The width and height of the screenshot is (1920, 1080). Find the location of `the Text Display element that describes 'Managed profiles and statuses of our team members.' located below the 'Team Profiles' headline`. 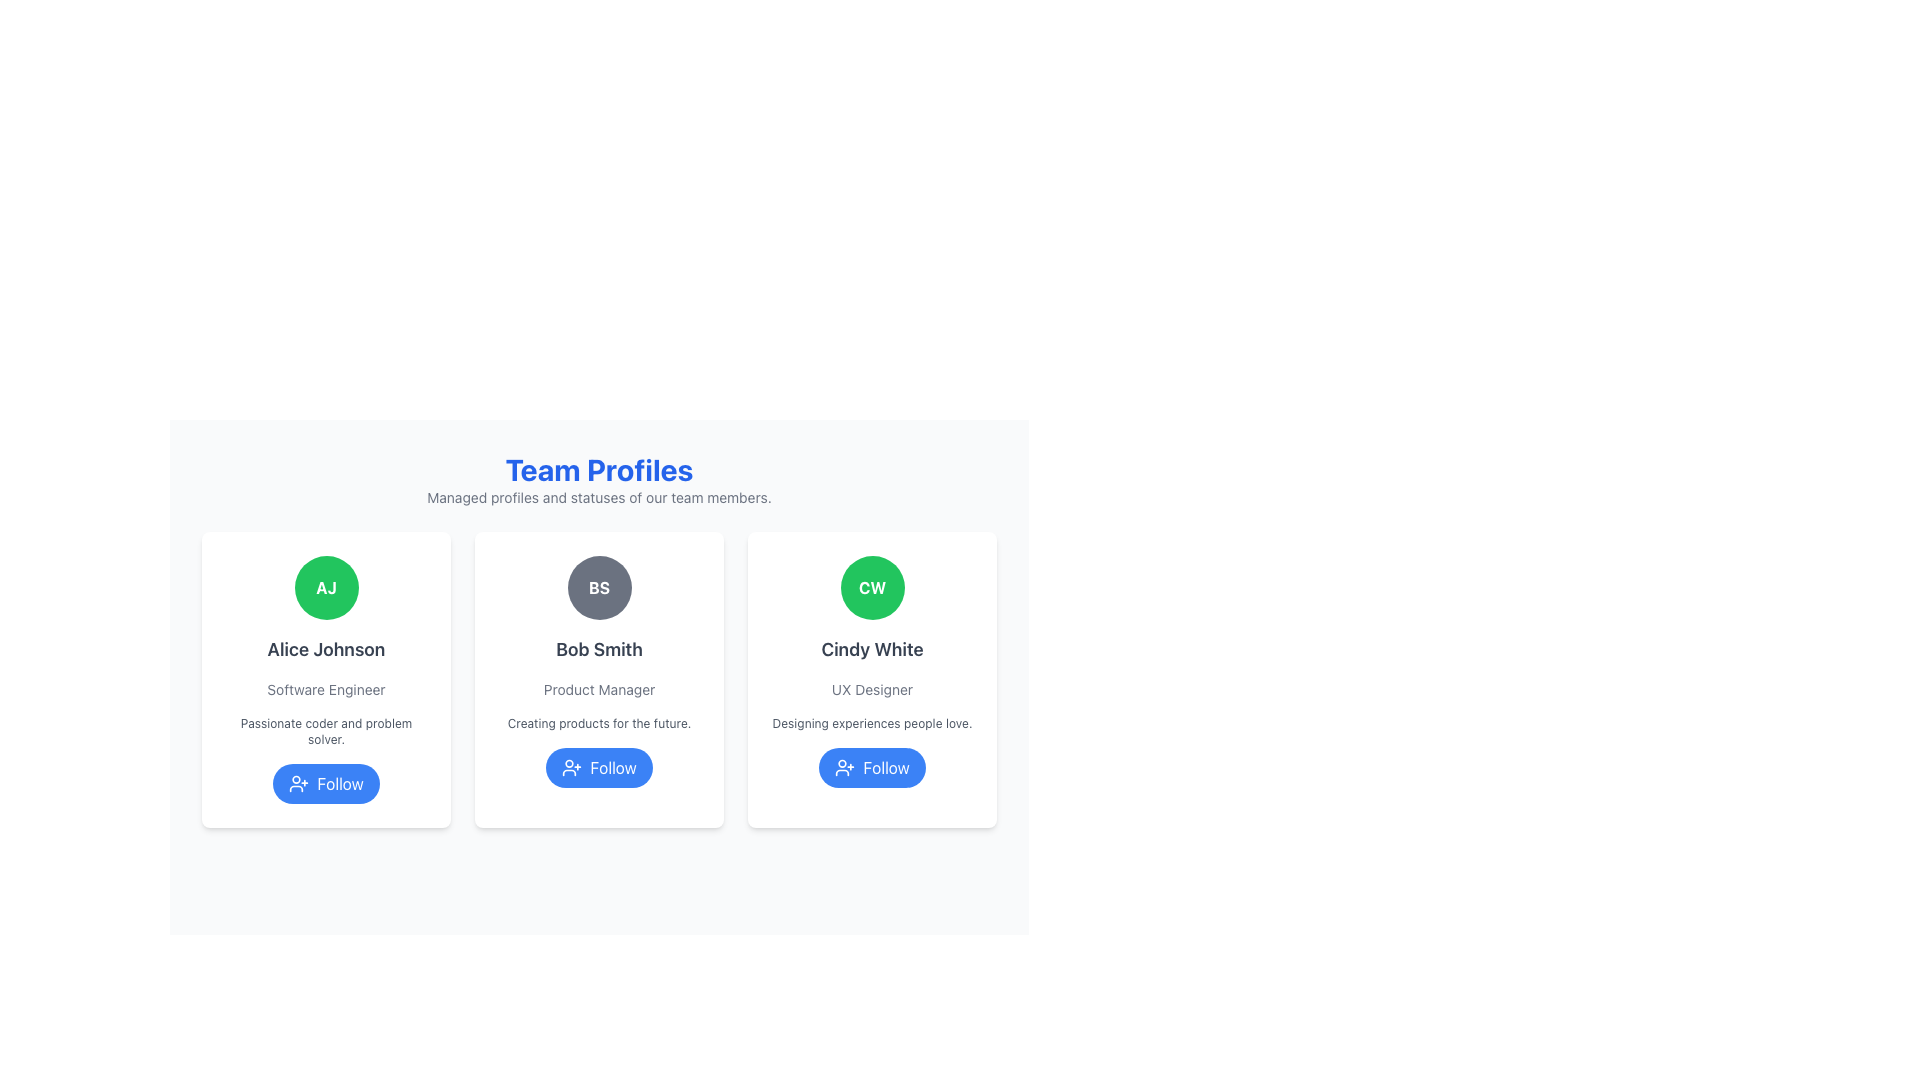

the Text Display element that describes 'Managed profiles and statuses of our team members.' located below the 'Team Profiles' headline is located at coordinates (598, 496).